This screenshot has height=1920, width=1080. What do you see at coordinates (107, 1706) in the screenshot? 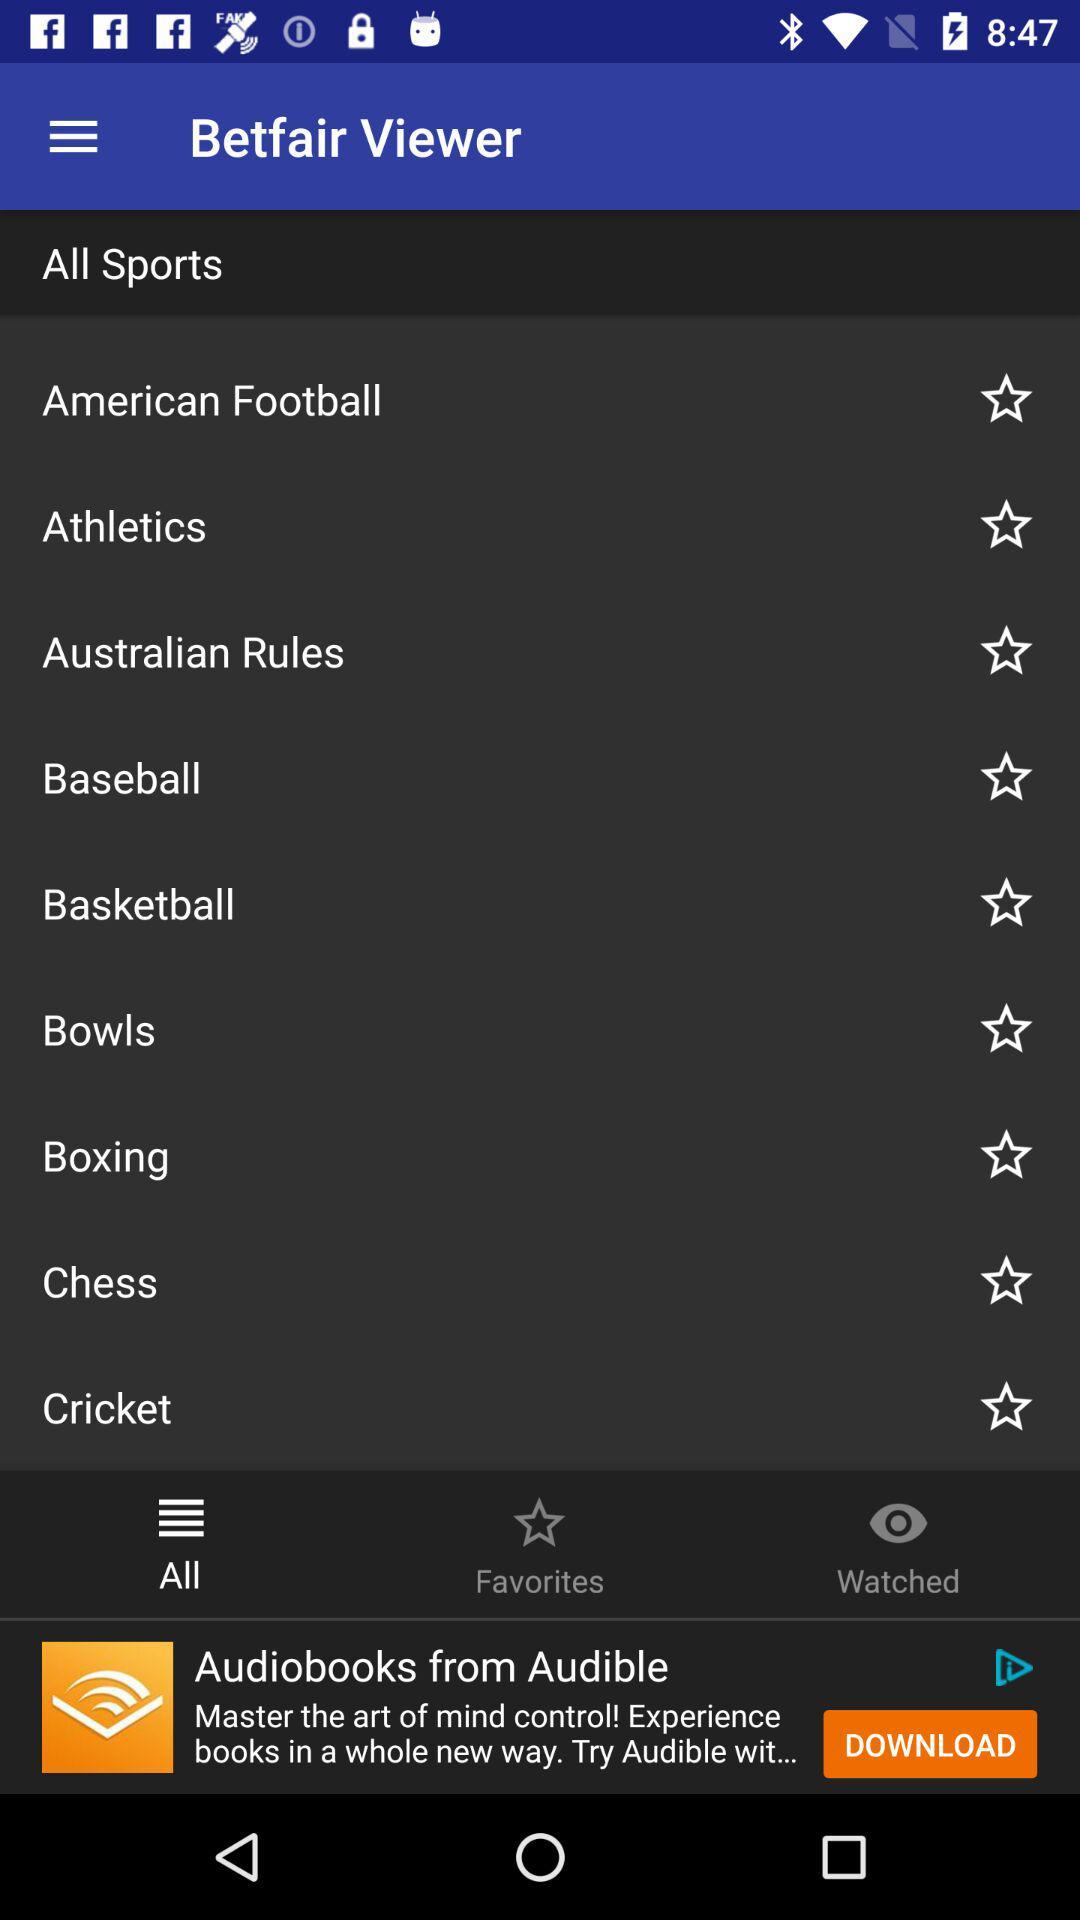
I see `the network_wifi icon` at bounding box center [107, 1706].